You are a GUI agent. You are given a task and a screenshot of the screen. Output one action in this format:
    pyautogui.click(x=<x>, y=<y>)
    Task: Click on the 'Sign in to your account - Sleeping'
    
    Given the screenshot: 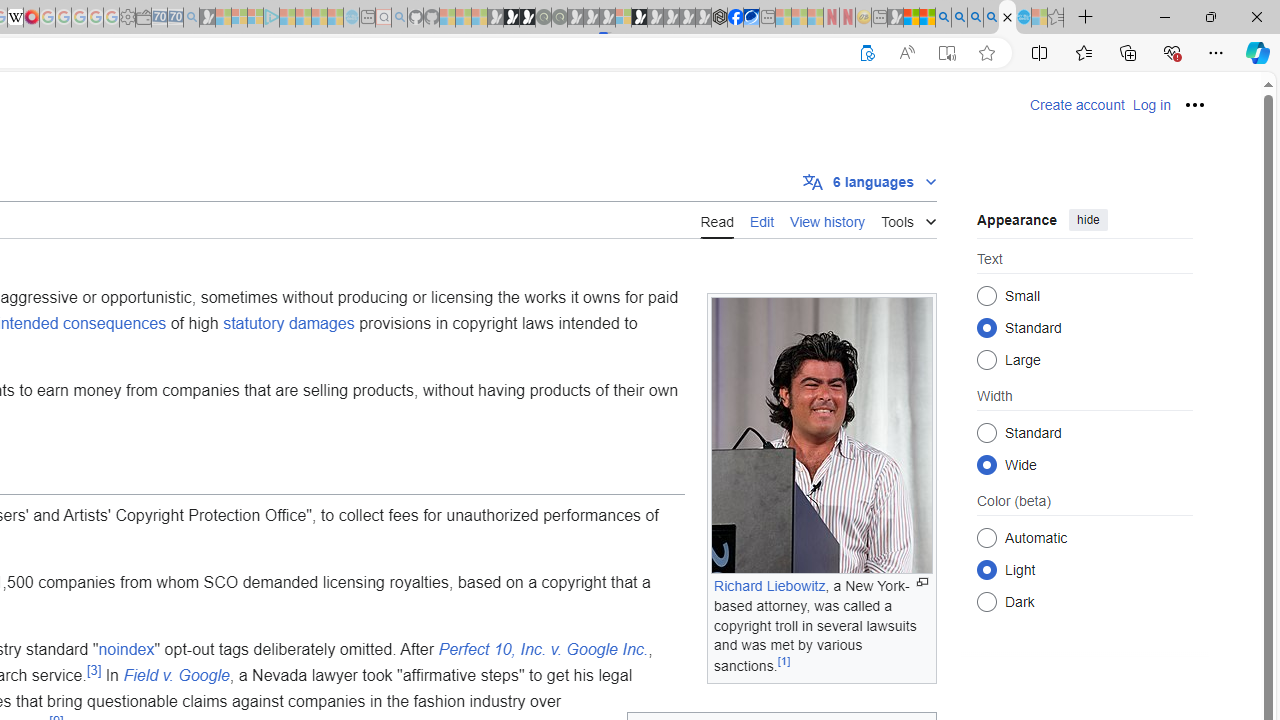 What is the action you would take?
    pyautogui.click(x=622, y=17)
    